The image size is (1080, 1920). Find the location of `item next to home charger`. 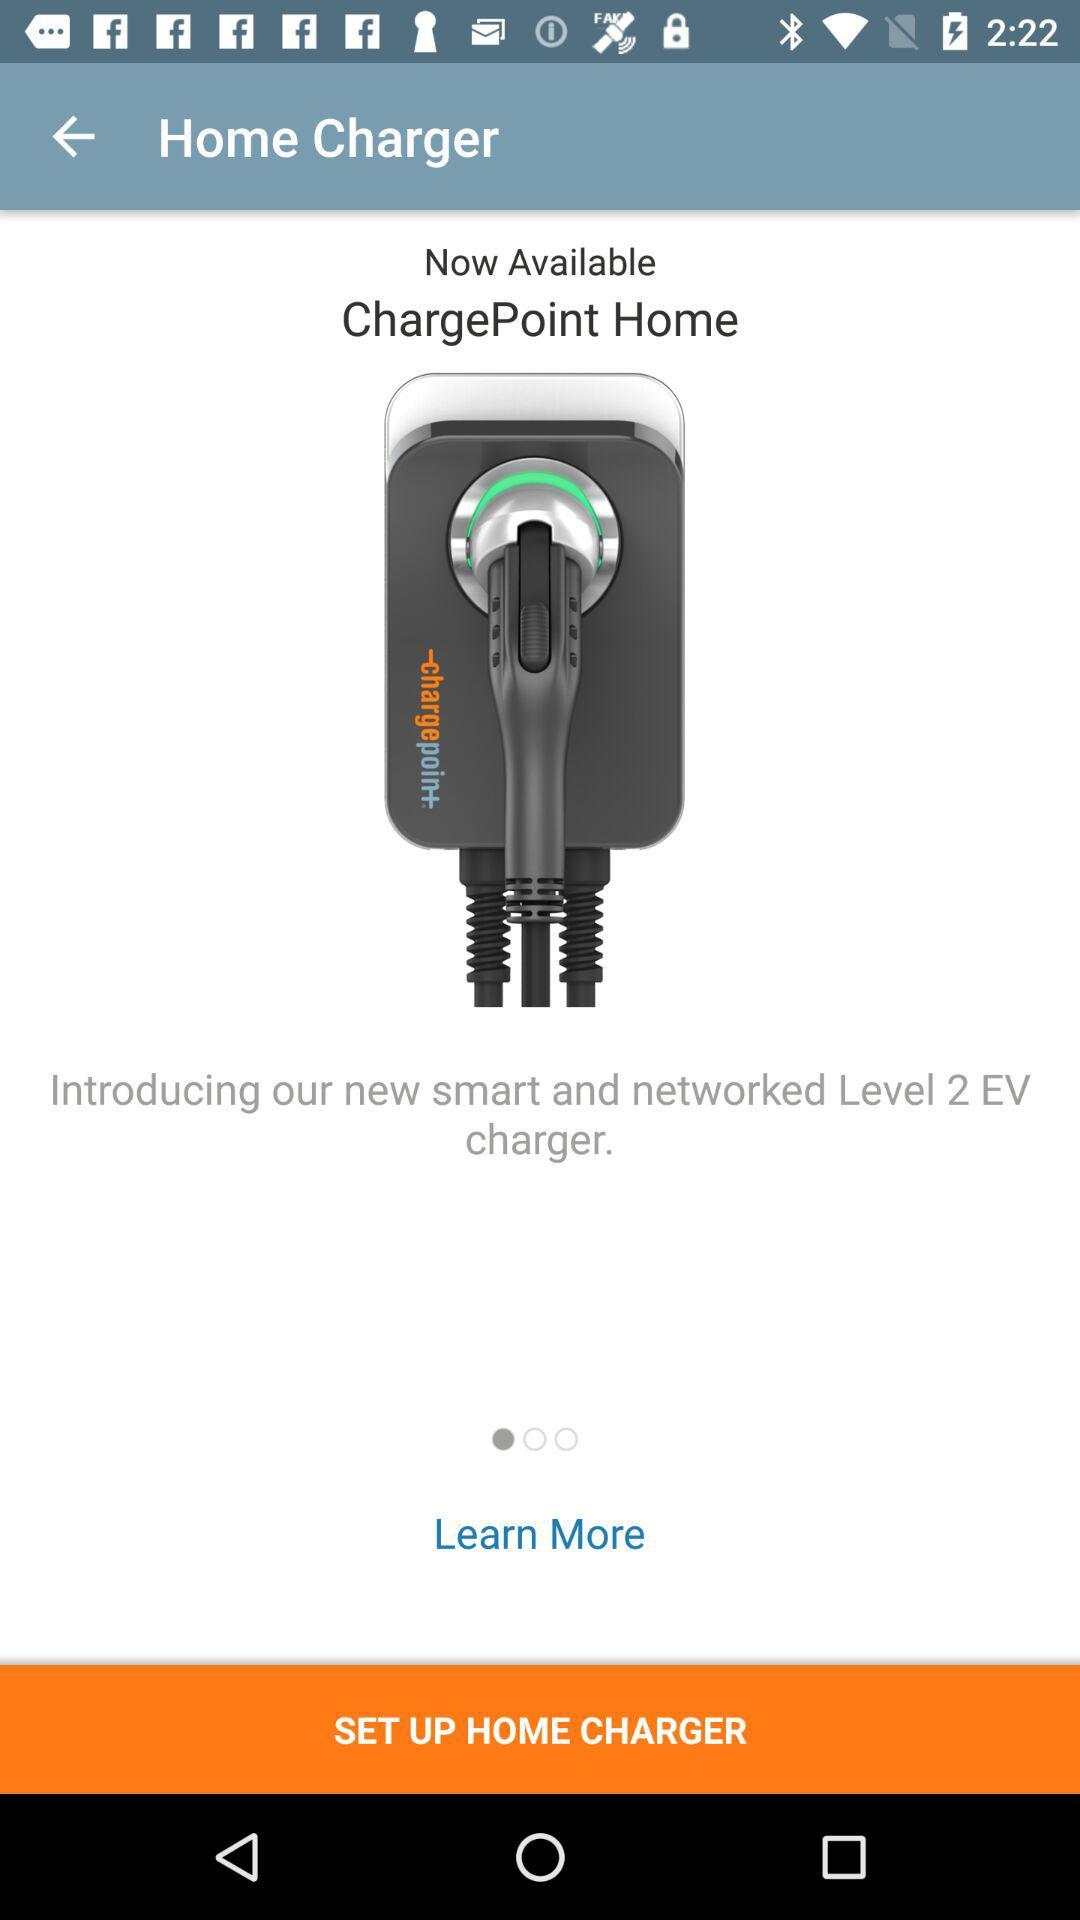

item next to home charger is located at coordinates (72, 135).